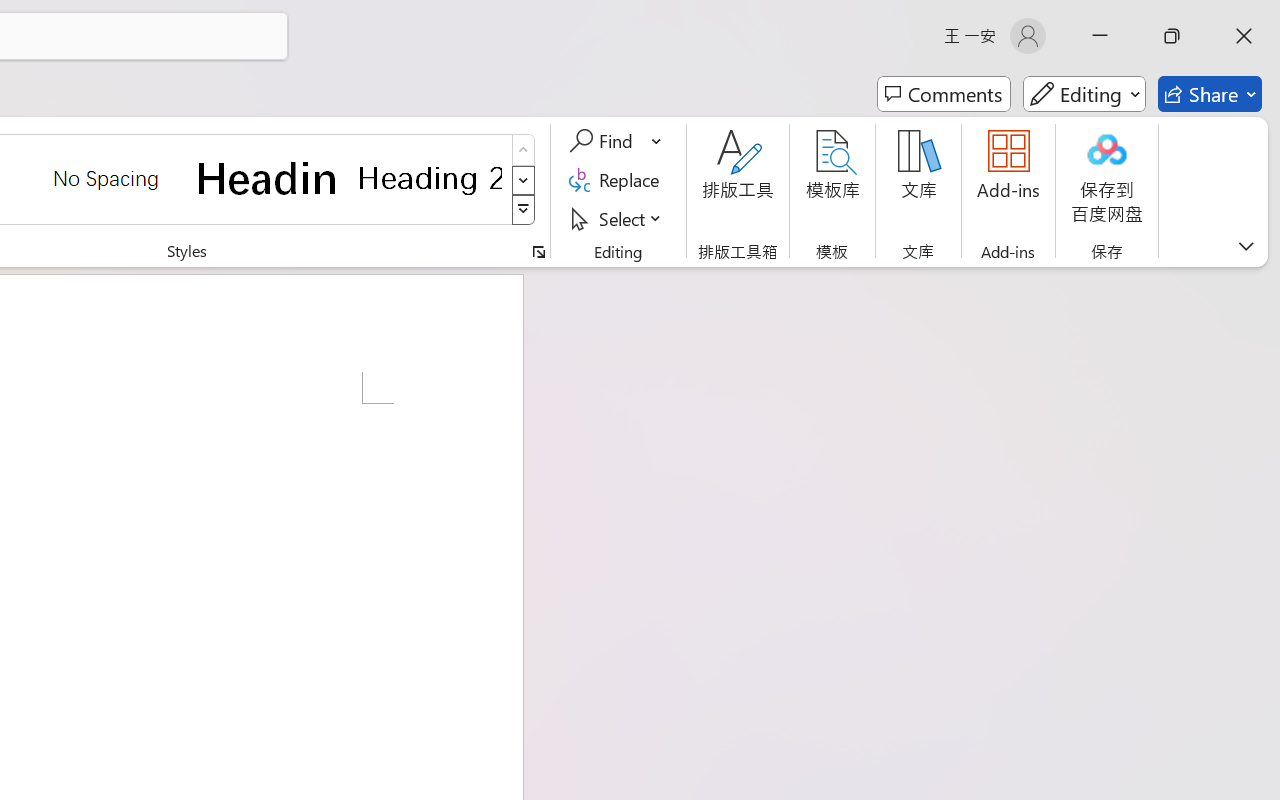 The height and width of the screenshot is (800, 1280). I want to click on 'Replace...', so click(616, 179).